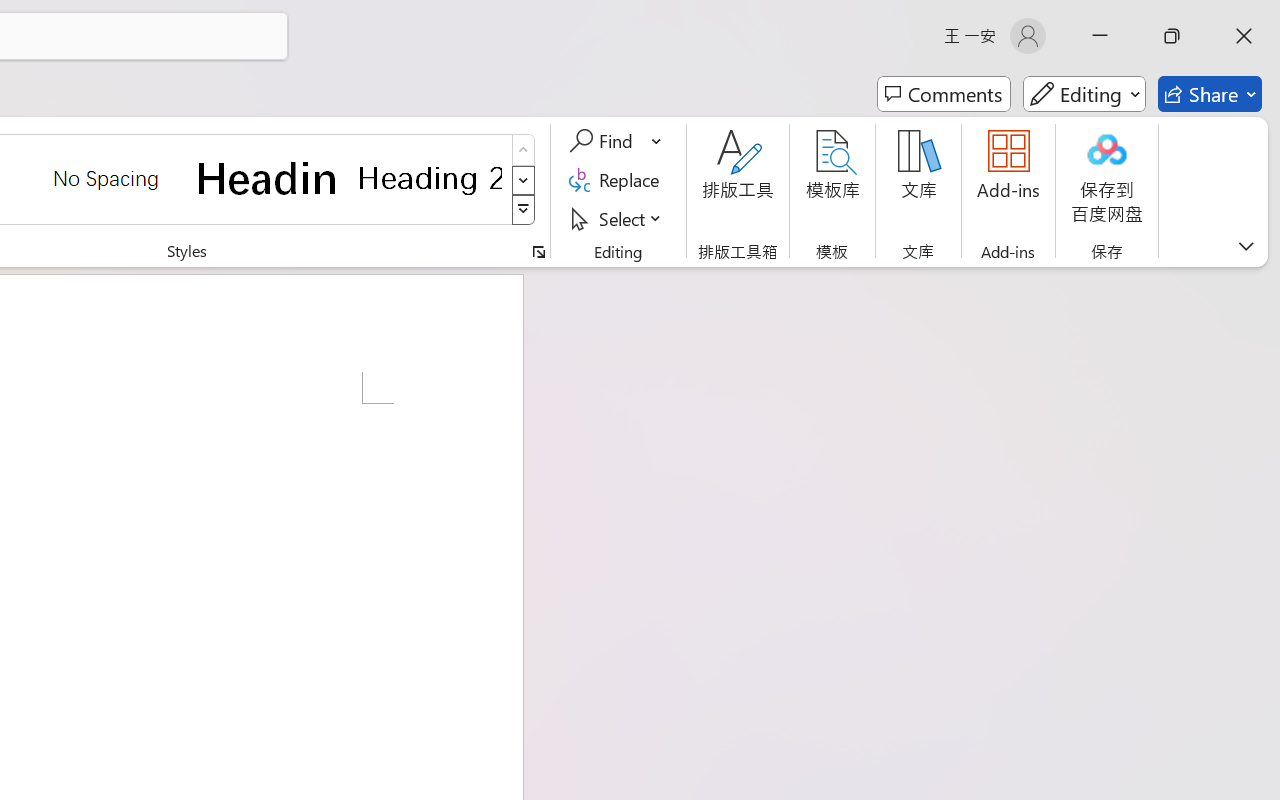 The height and width of the screenshot is (800, 1280). I want to click on 'Replace...', so click(616, 179).